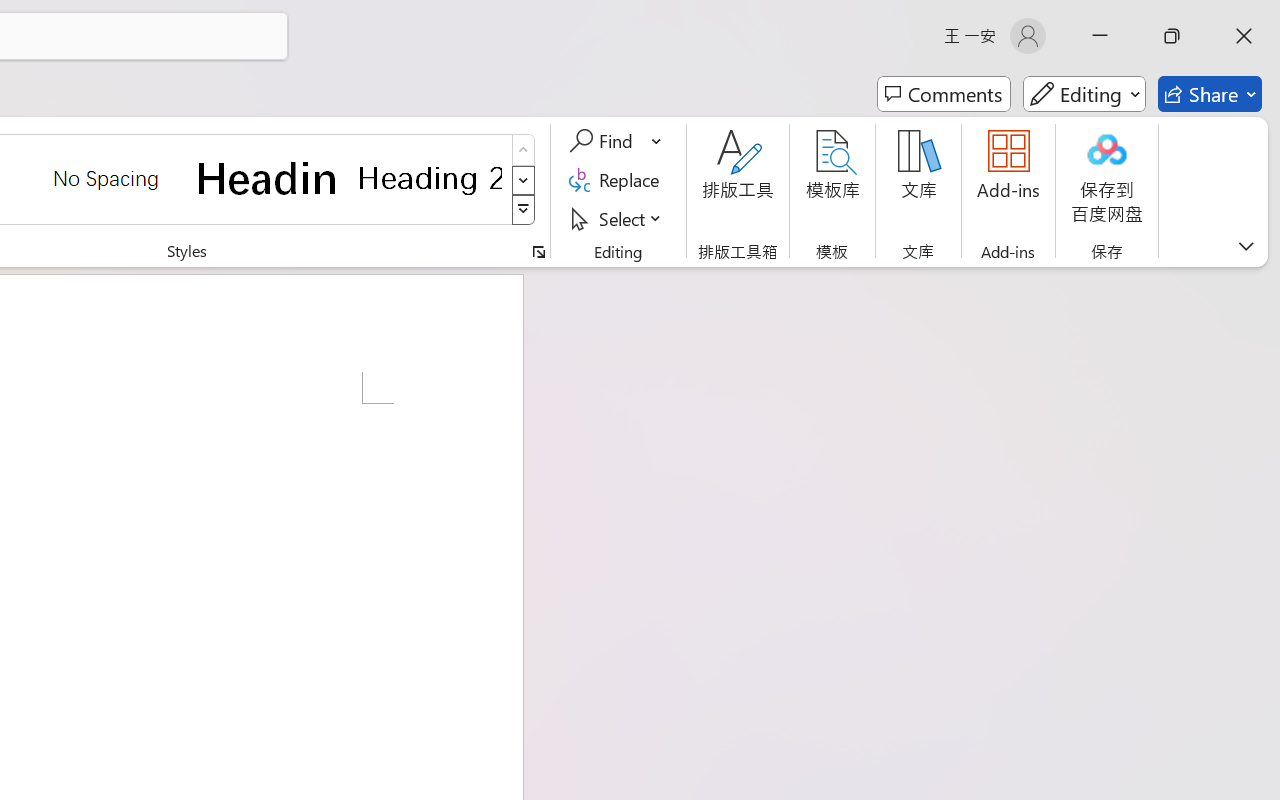 The height and width of the screenshot is (800, 1280). I want to click on 'Replace...', so click(616, 179).